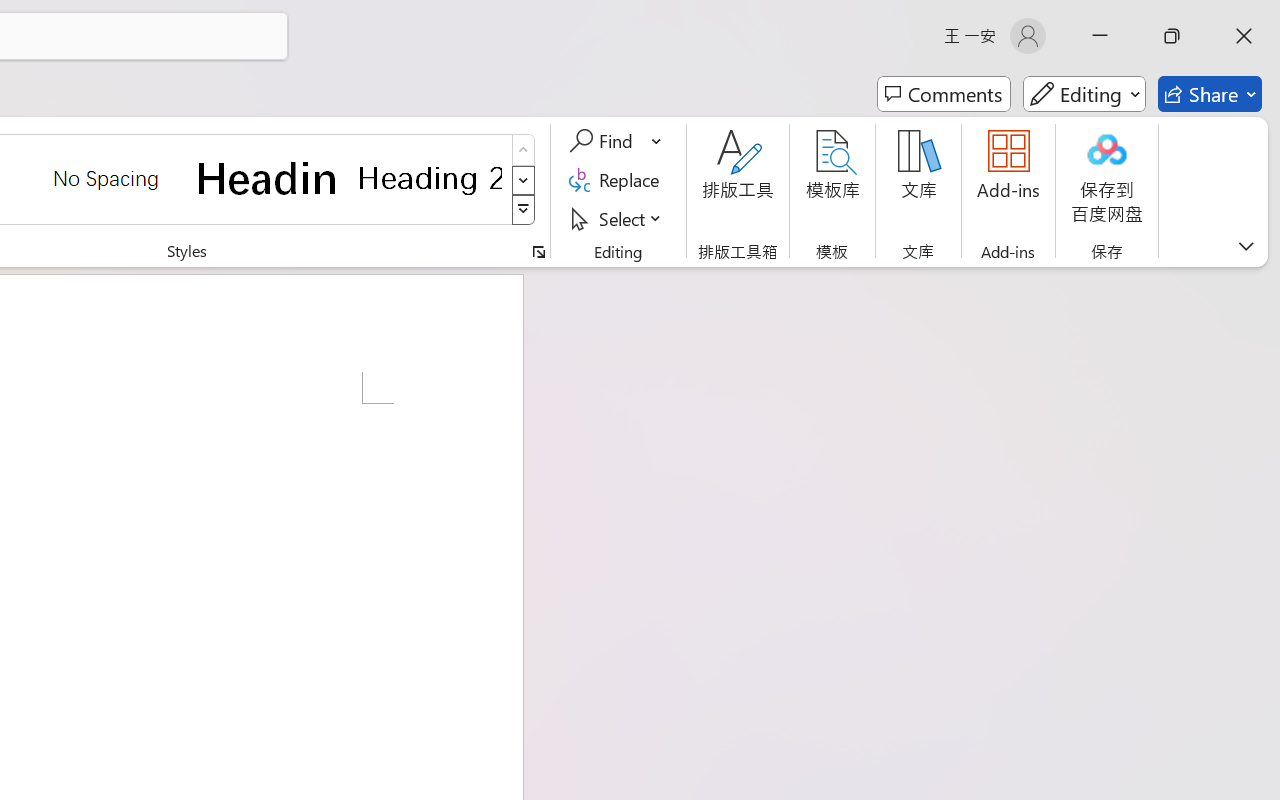 The height and width of the screenshot is (800, 1280). I want to click on 'Replace...', so click(616, 179).